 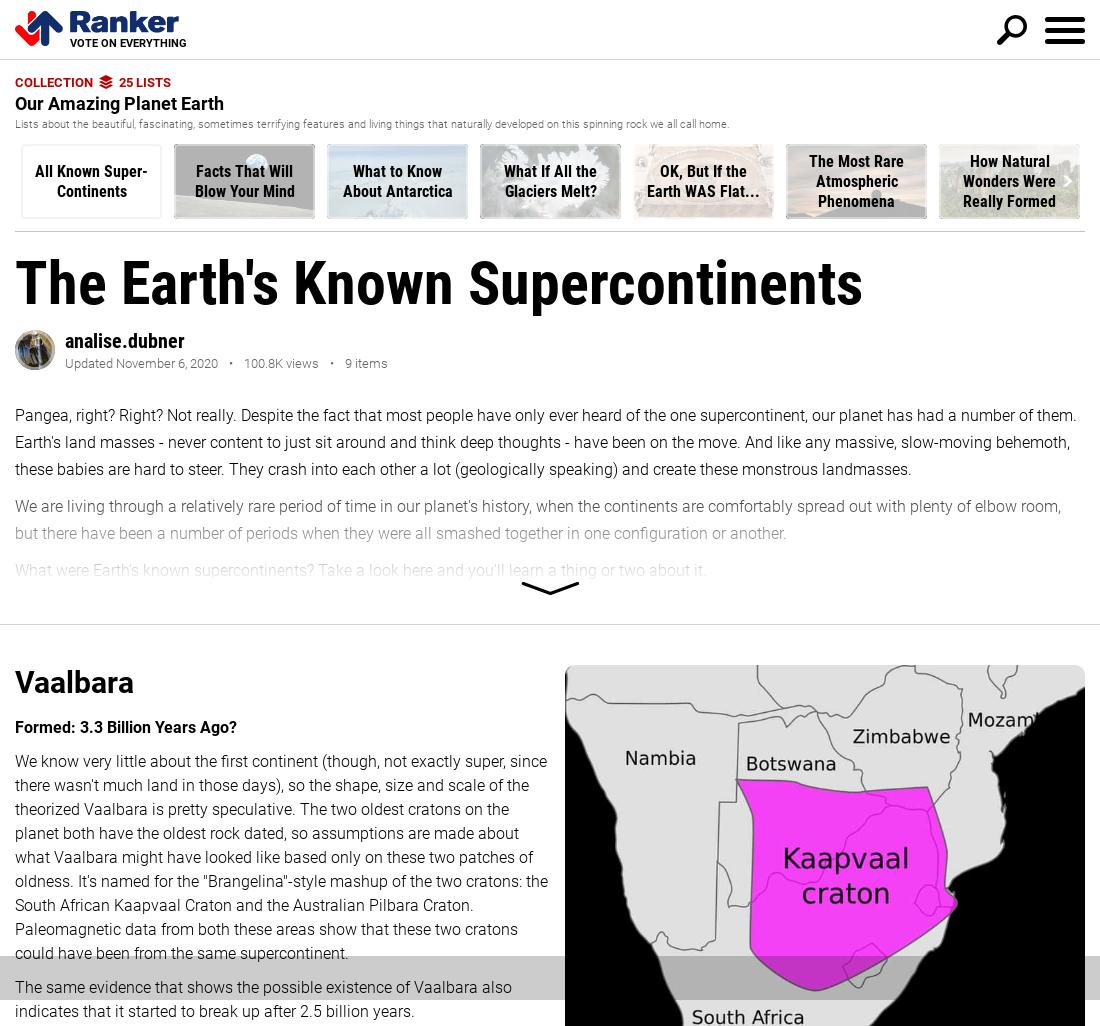 What do you see at coordinates (855, 179) in the screenshot?
I see `'The Most Rare Atmospheric Phenomena'` at bounding box center [855, 179].